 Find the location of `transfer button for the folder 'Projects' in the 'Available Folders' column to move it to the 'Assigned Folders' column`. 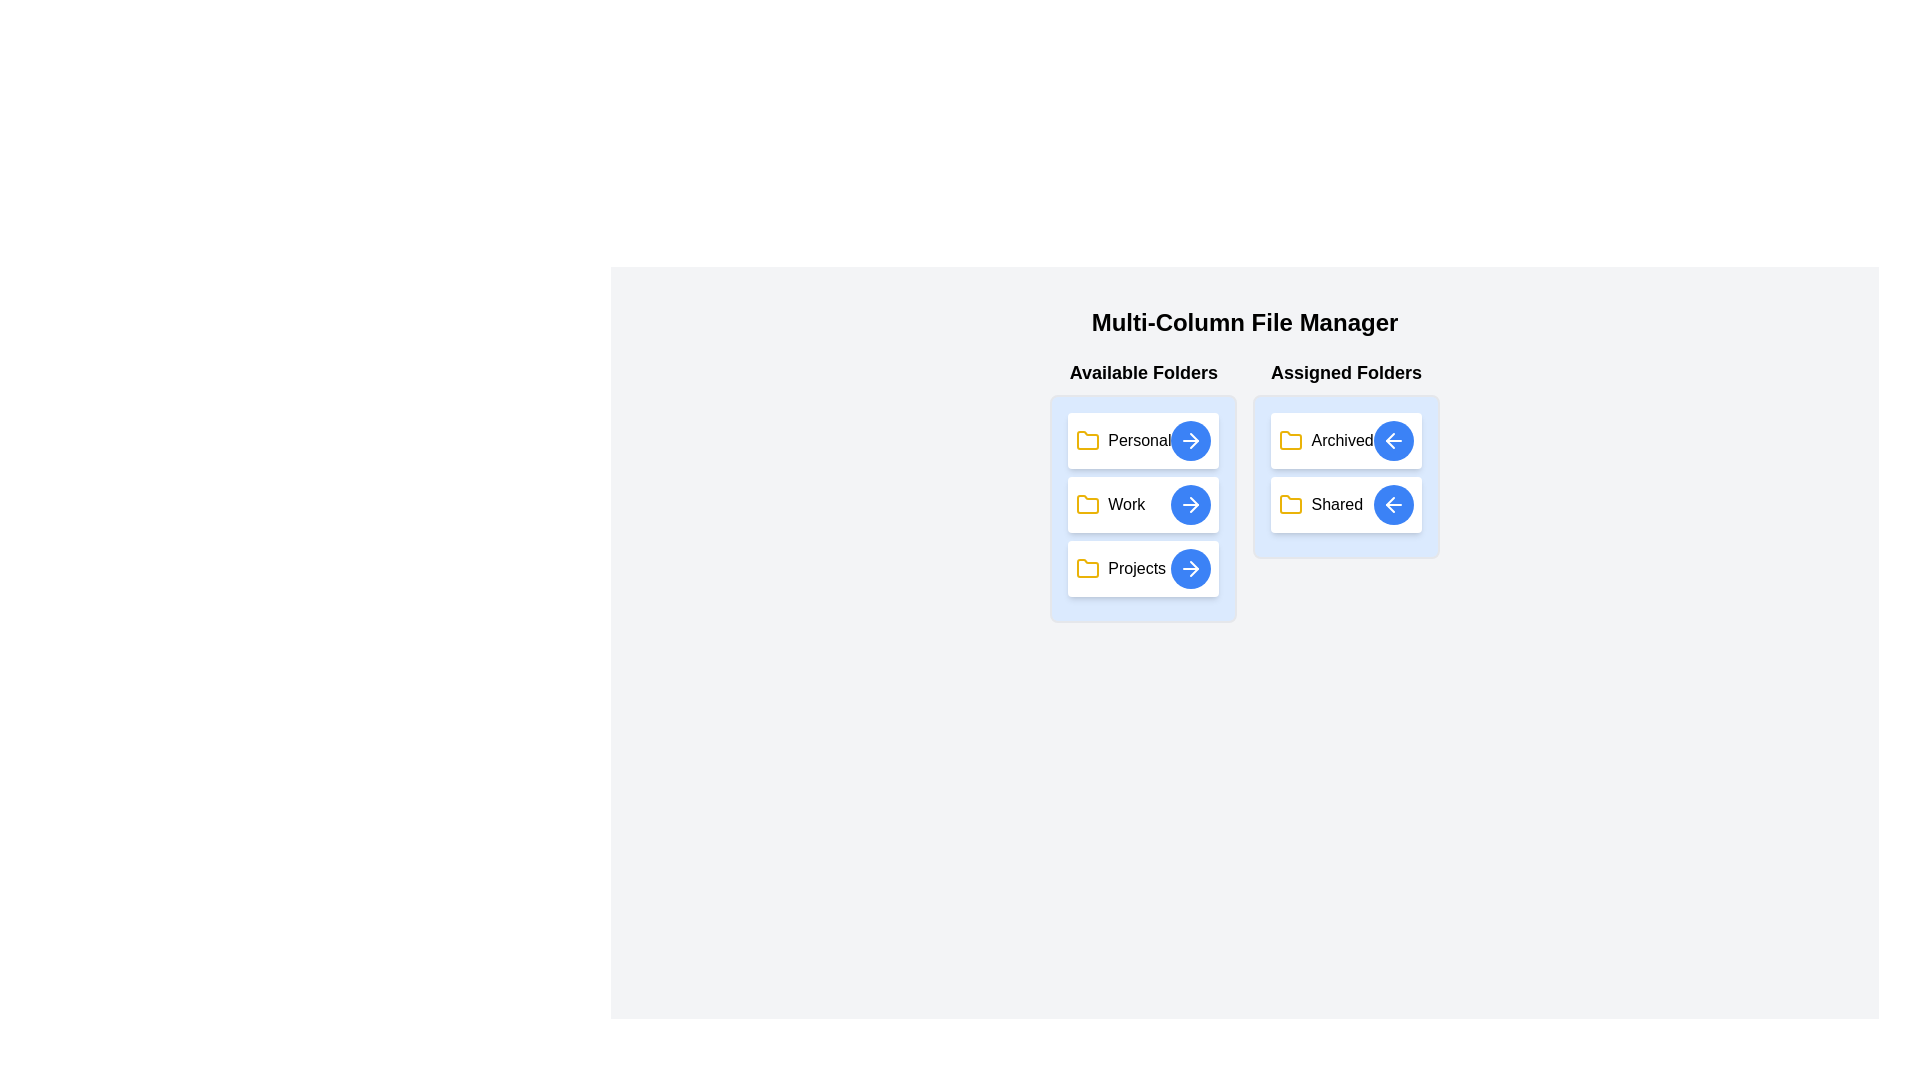

transfer button for the folder 'Projects' in the 'Available Folders' column to move it to the 'Assigned Folders' column is located at coordinates (1191, 569).